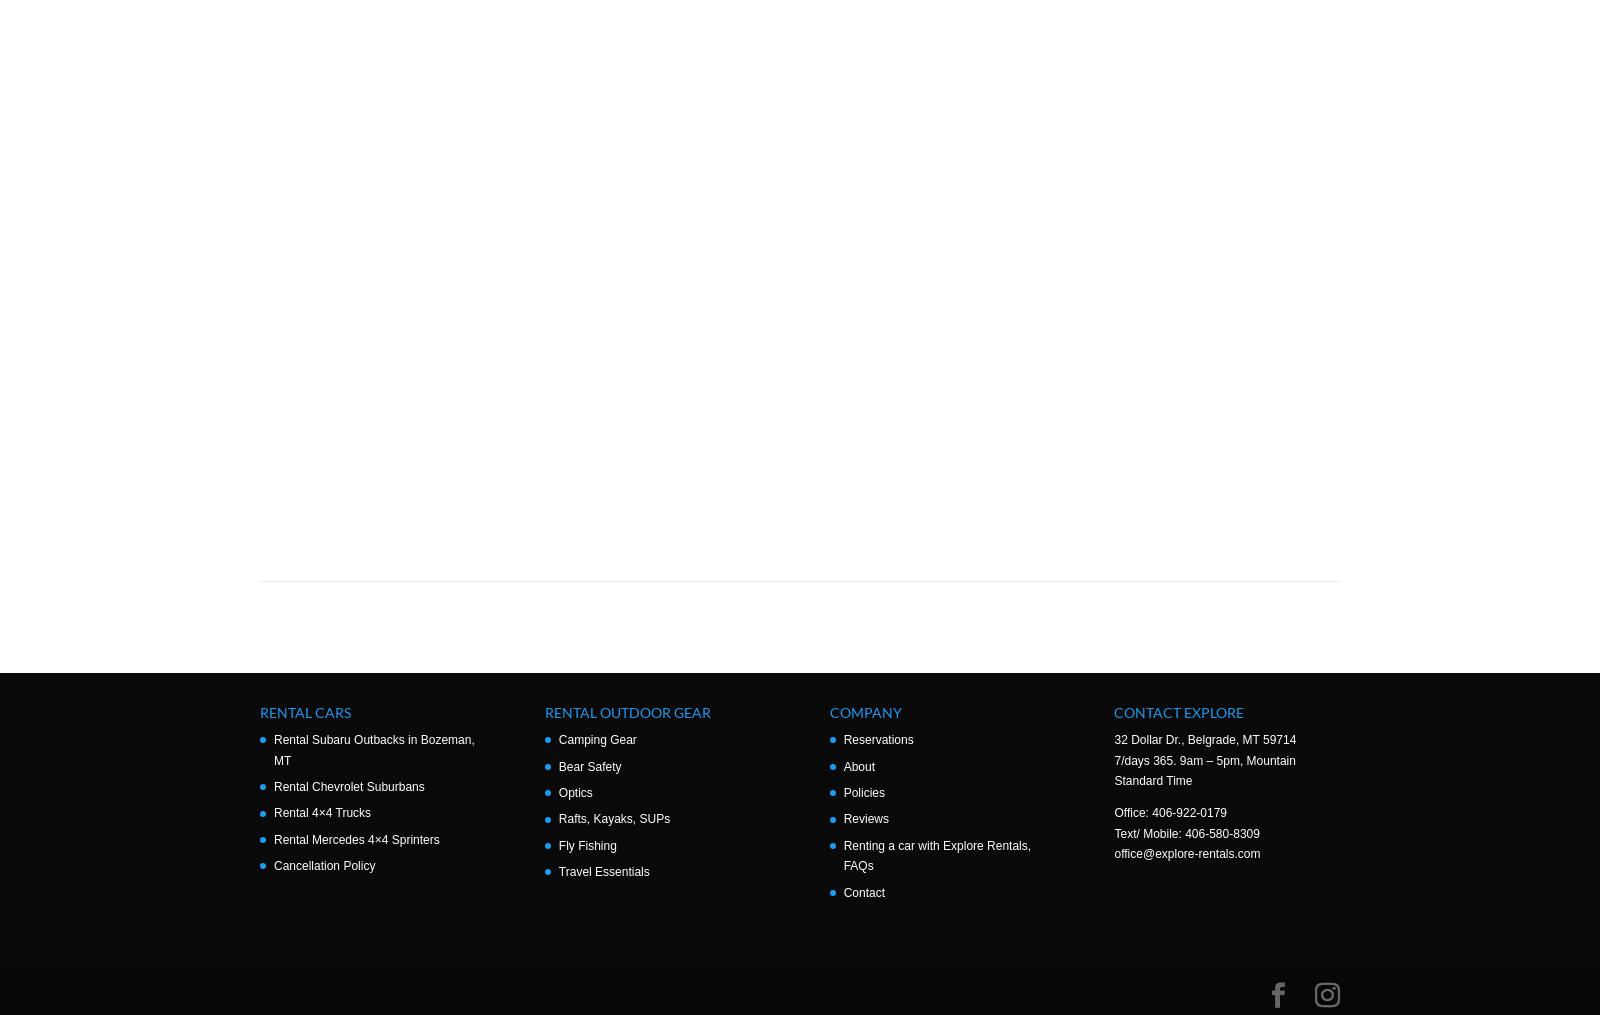  I want to click on '7/days 365. 9am – 5pm, Mountain Standard Time', so click(1203, 769).